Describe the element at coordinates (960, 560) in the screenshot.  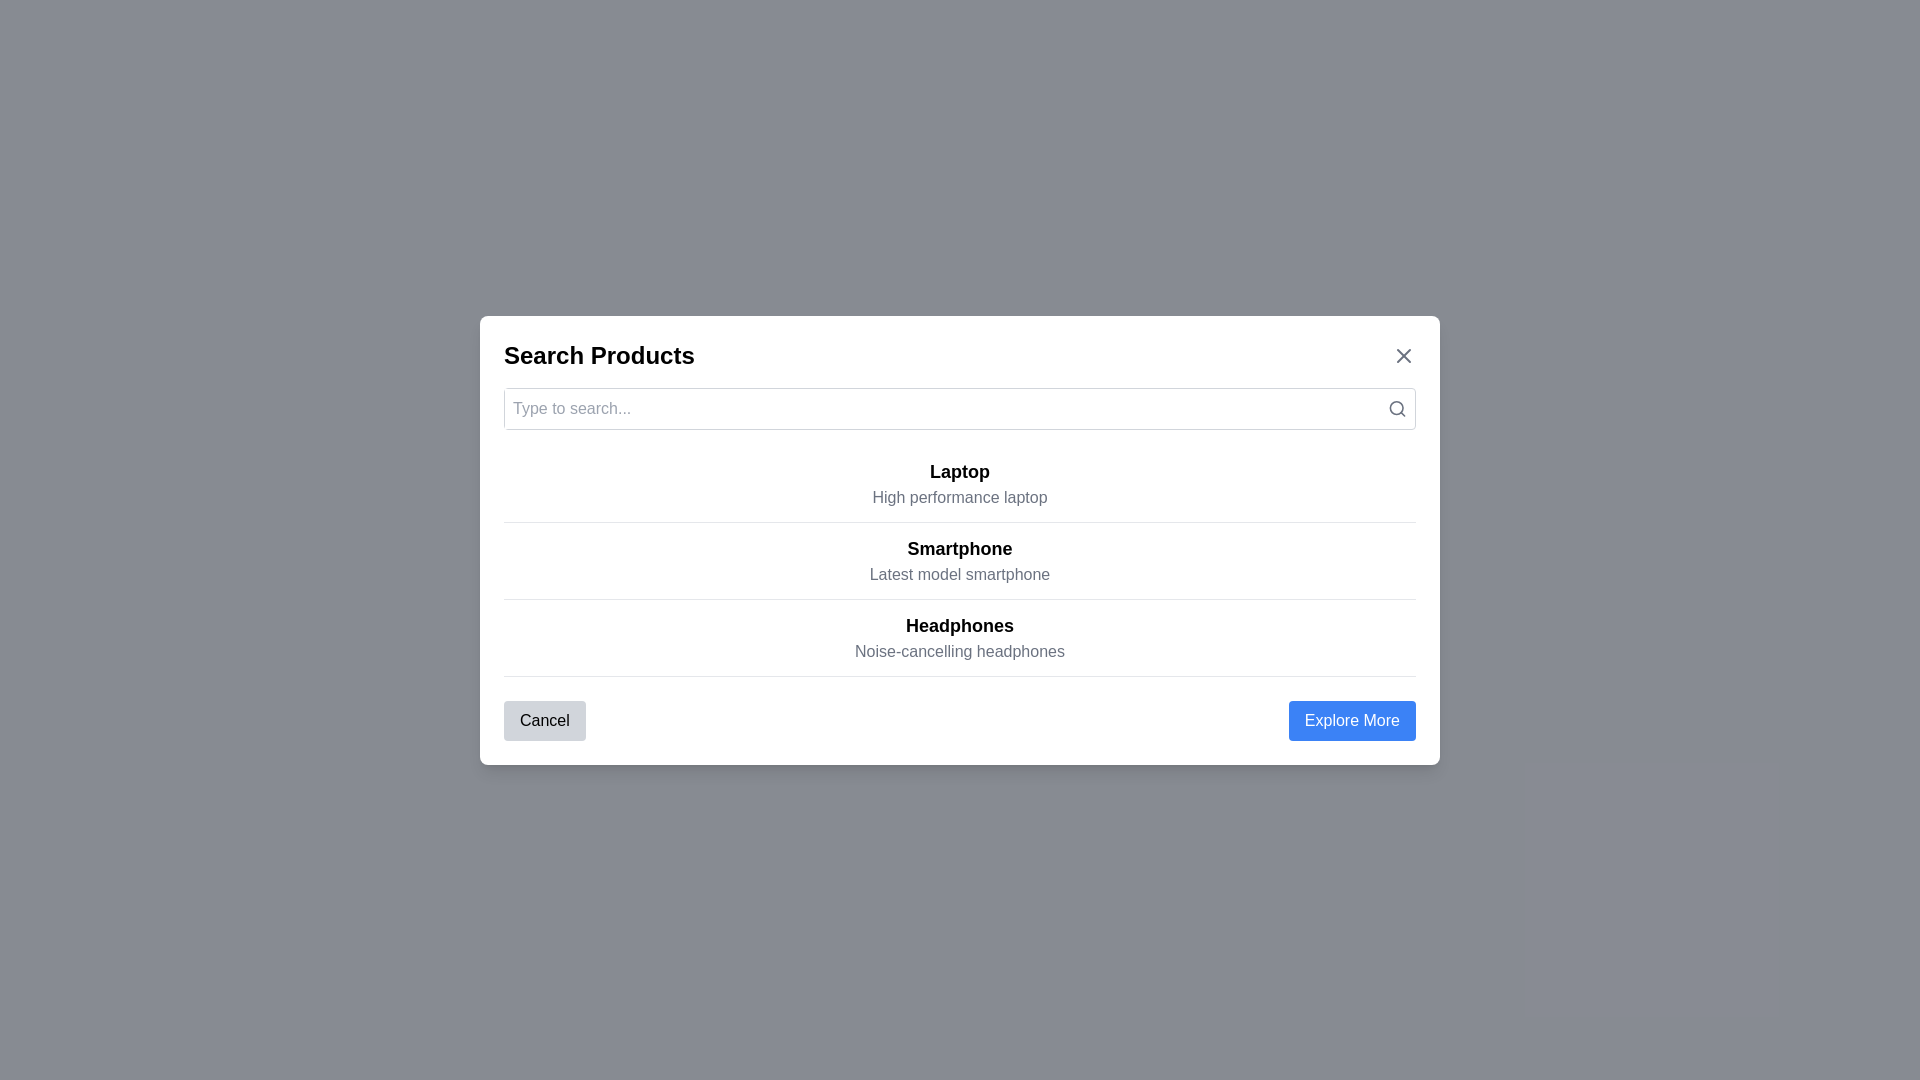
I see `a product from the list containing 'Laptop', 'Smartphone', and 'Headphones' located near the center of the modal window` at that location.